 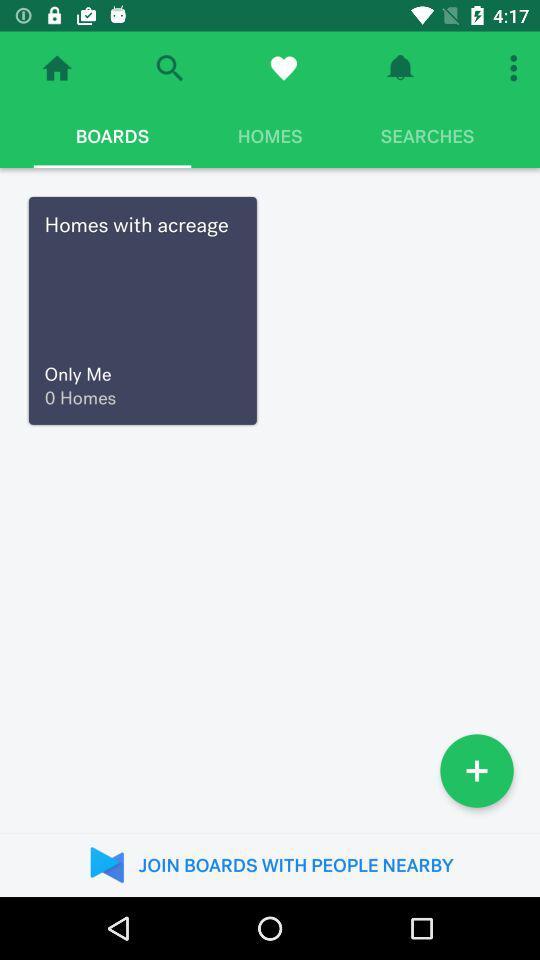 What do you see at coordinates (475, 769) in the screenshot?
I see `icon at the bottom right corner` at bounding box center [475, 769].